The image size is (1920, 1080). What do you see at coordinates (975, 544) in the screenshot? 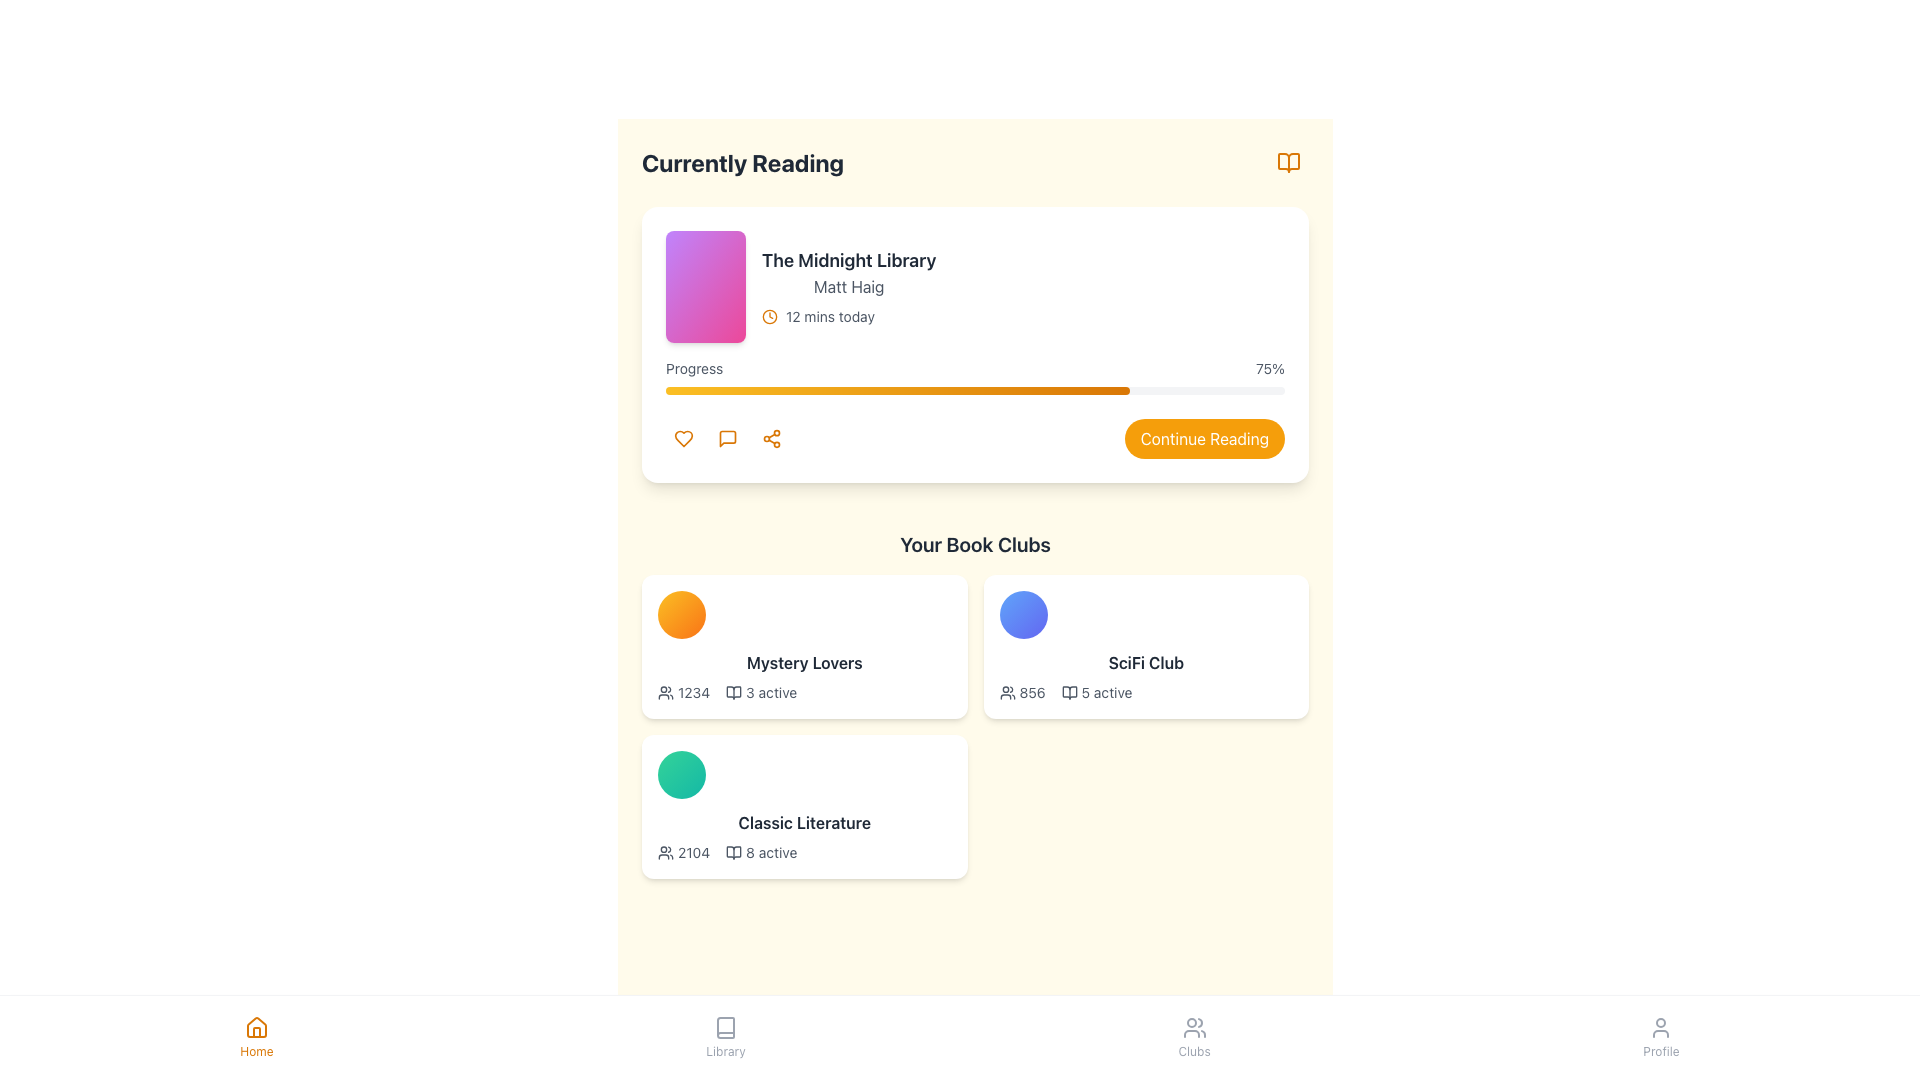
I see `the Text header that introduces the 'Book Clubs' section, located directly beneath the 'Currently Reading' section` at bounding box center [975, 544].